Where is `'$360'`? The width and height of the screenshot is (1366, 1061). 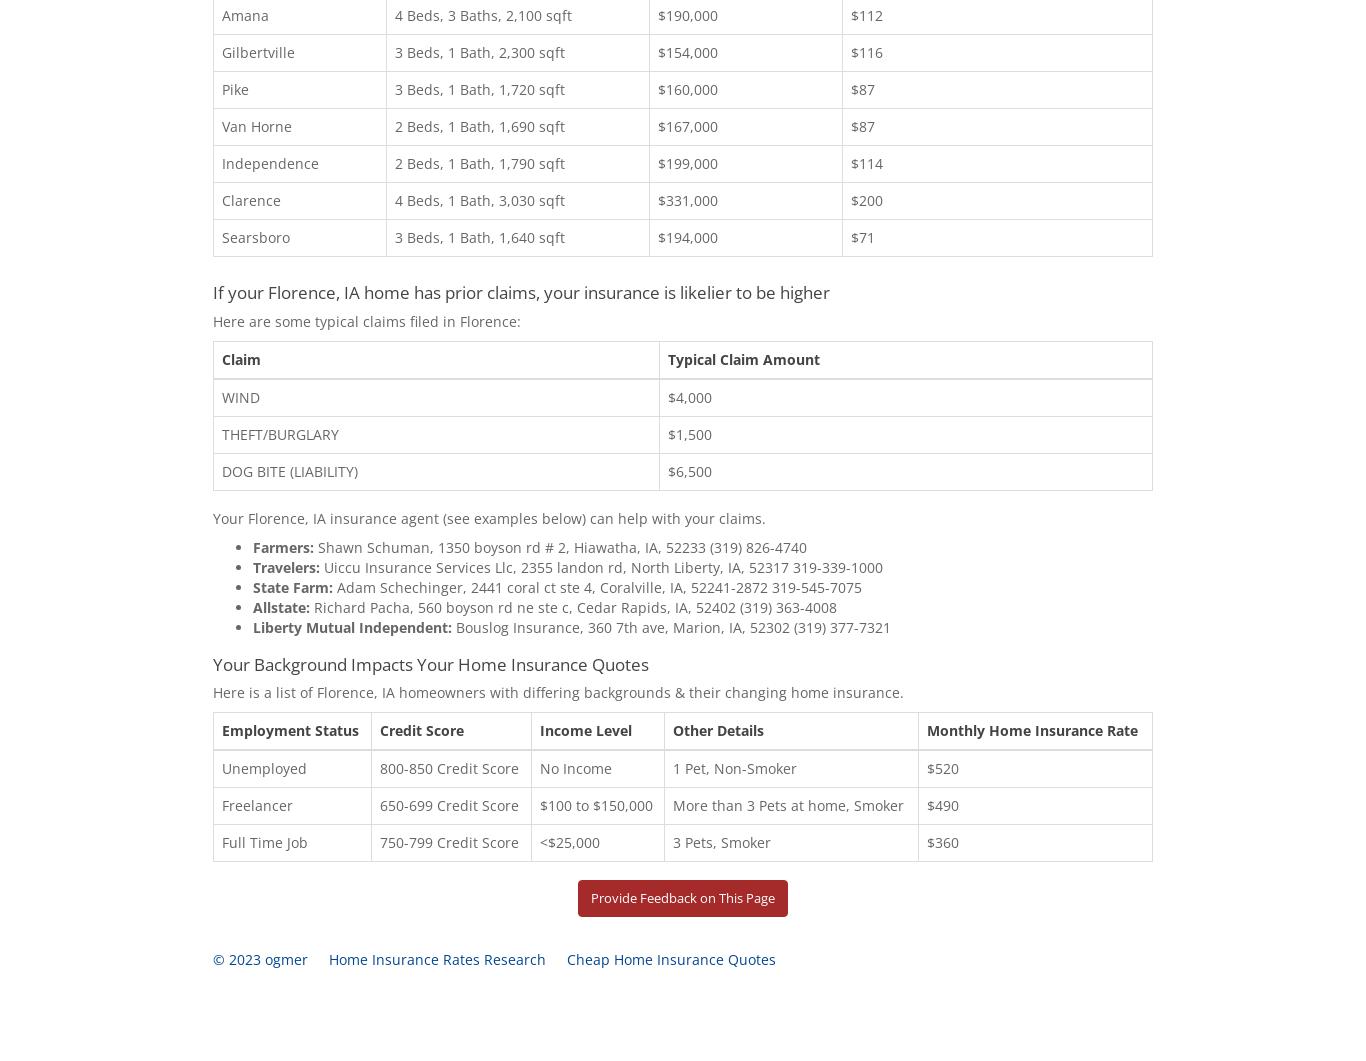 '$360' is located at coordinates (926, 842).